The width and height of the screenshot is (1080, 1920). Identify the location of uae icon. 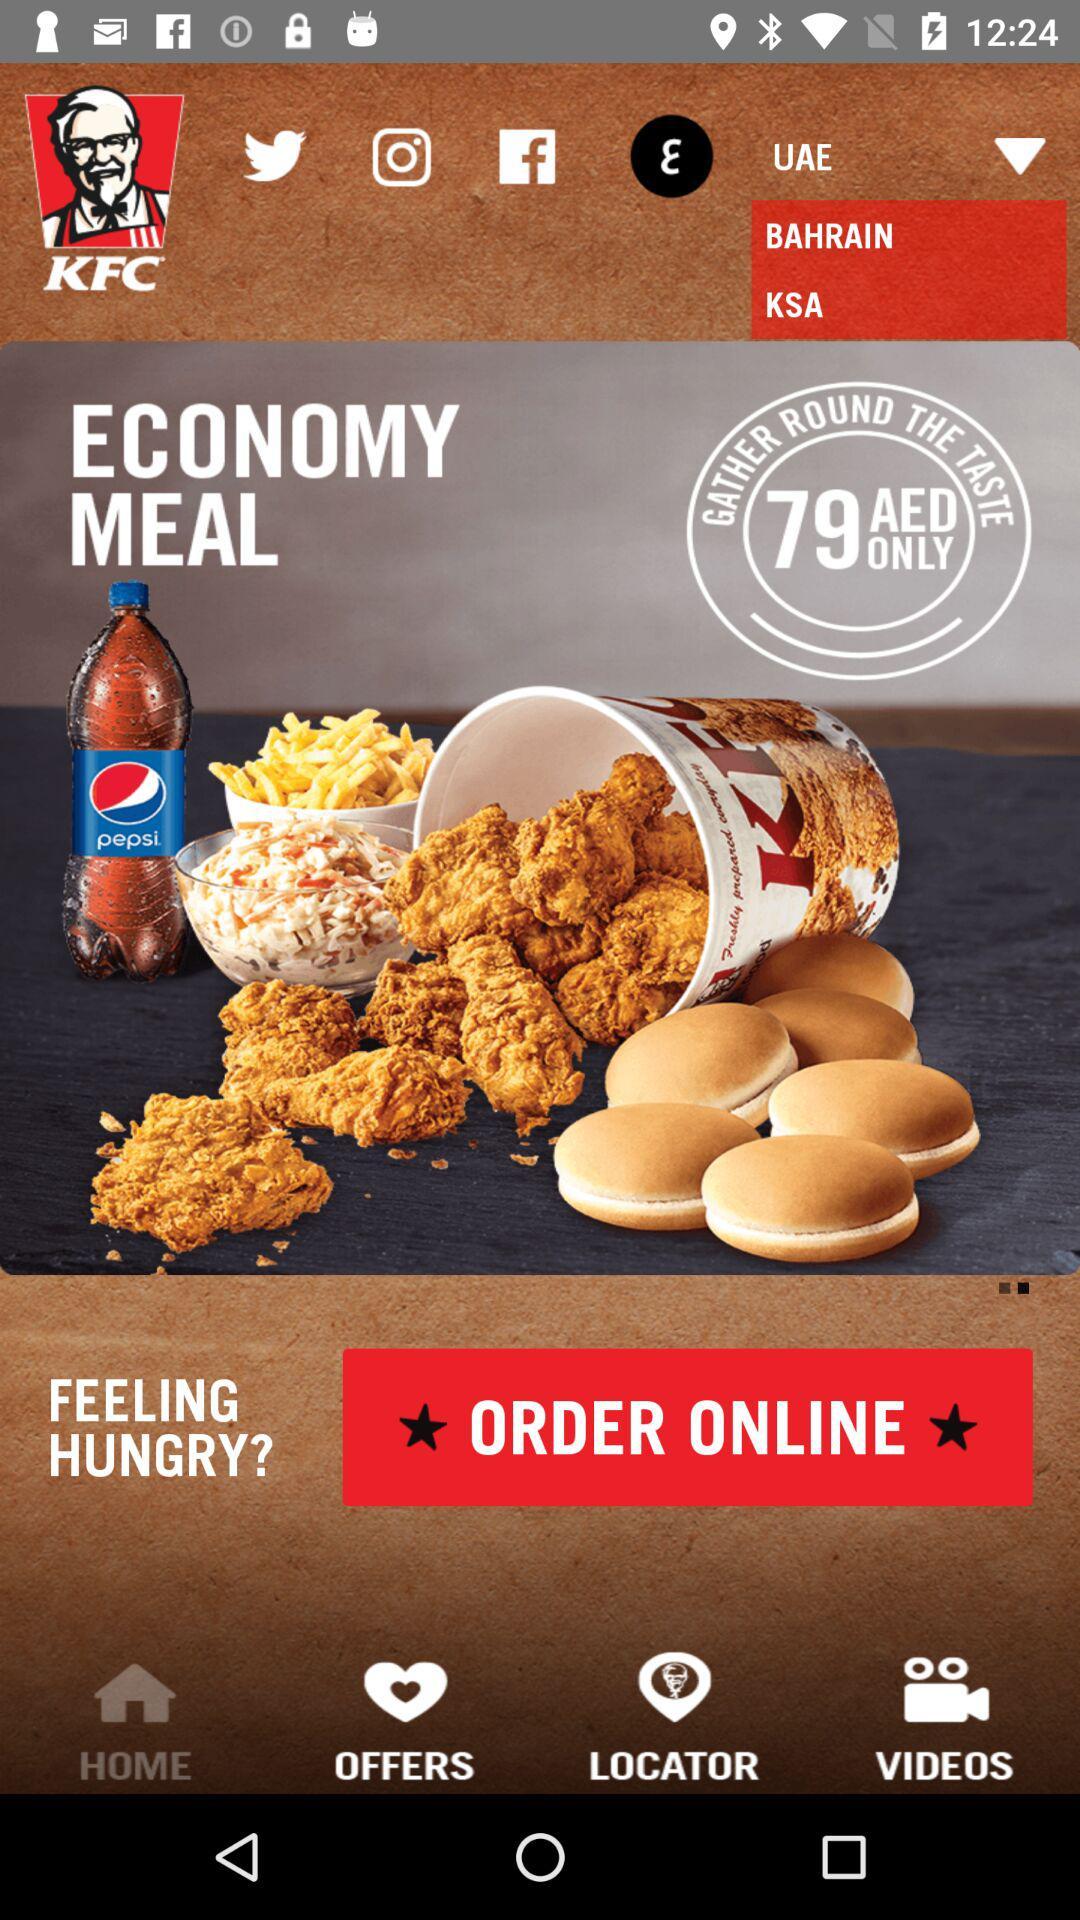
(909, 155).